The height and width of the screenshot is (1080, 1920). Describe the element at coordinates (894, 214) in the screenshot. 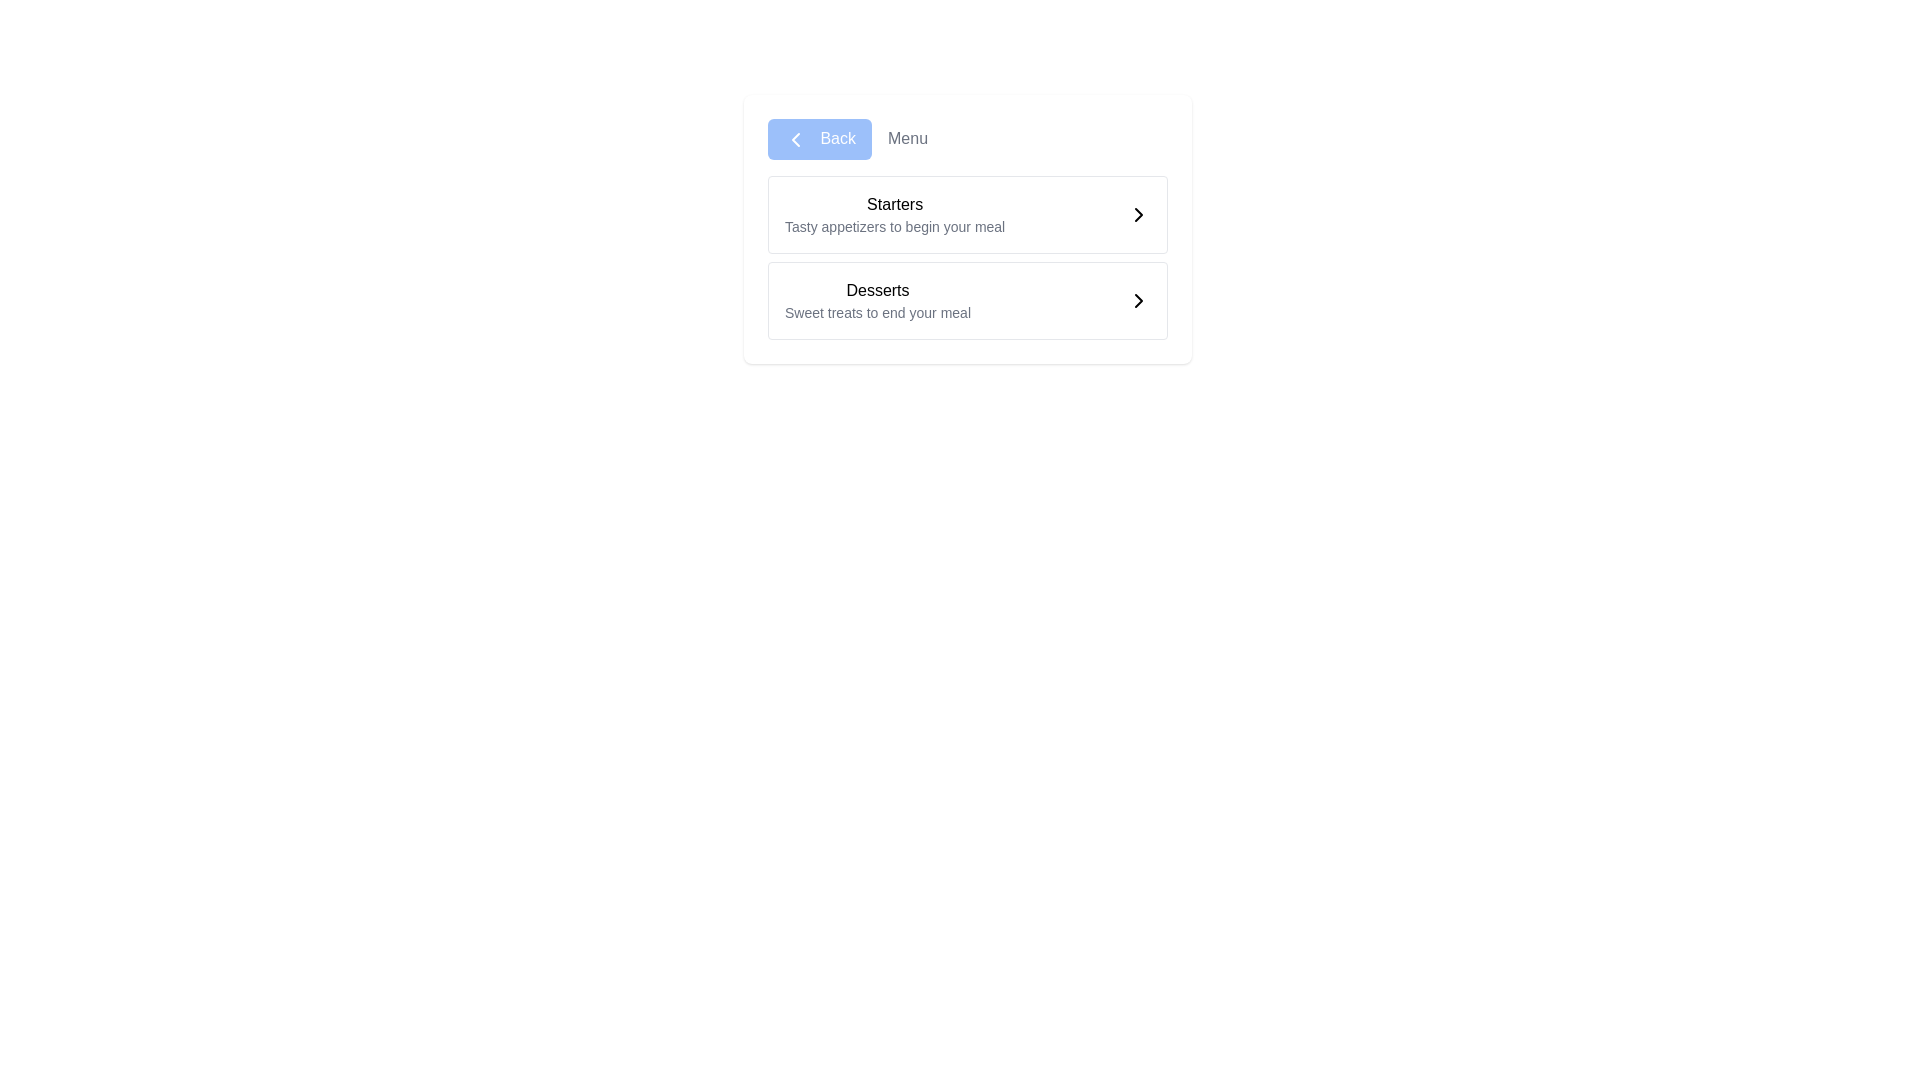

I see `the 'Starters' text pair element, which is the first item in the list under the 'Menu' header, to trigger the focus effect` at that location.